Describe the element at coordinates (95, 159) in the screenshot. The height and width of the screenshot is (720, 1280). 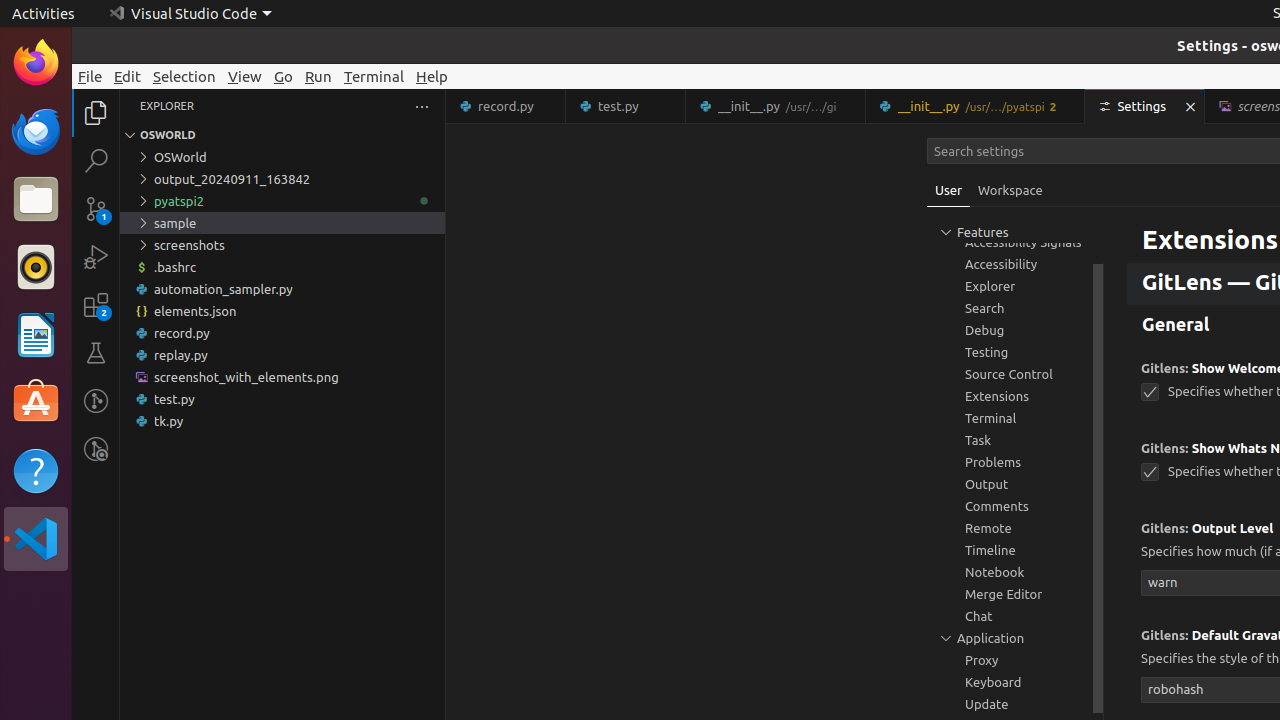
I see `'Search (Ctrl+Shift+F)'` at that location.